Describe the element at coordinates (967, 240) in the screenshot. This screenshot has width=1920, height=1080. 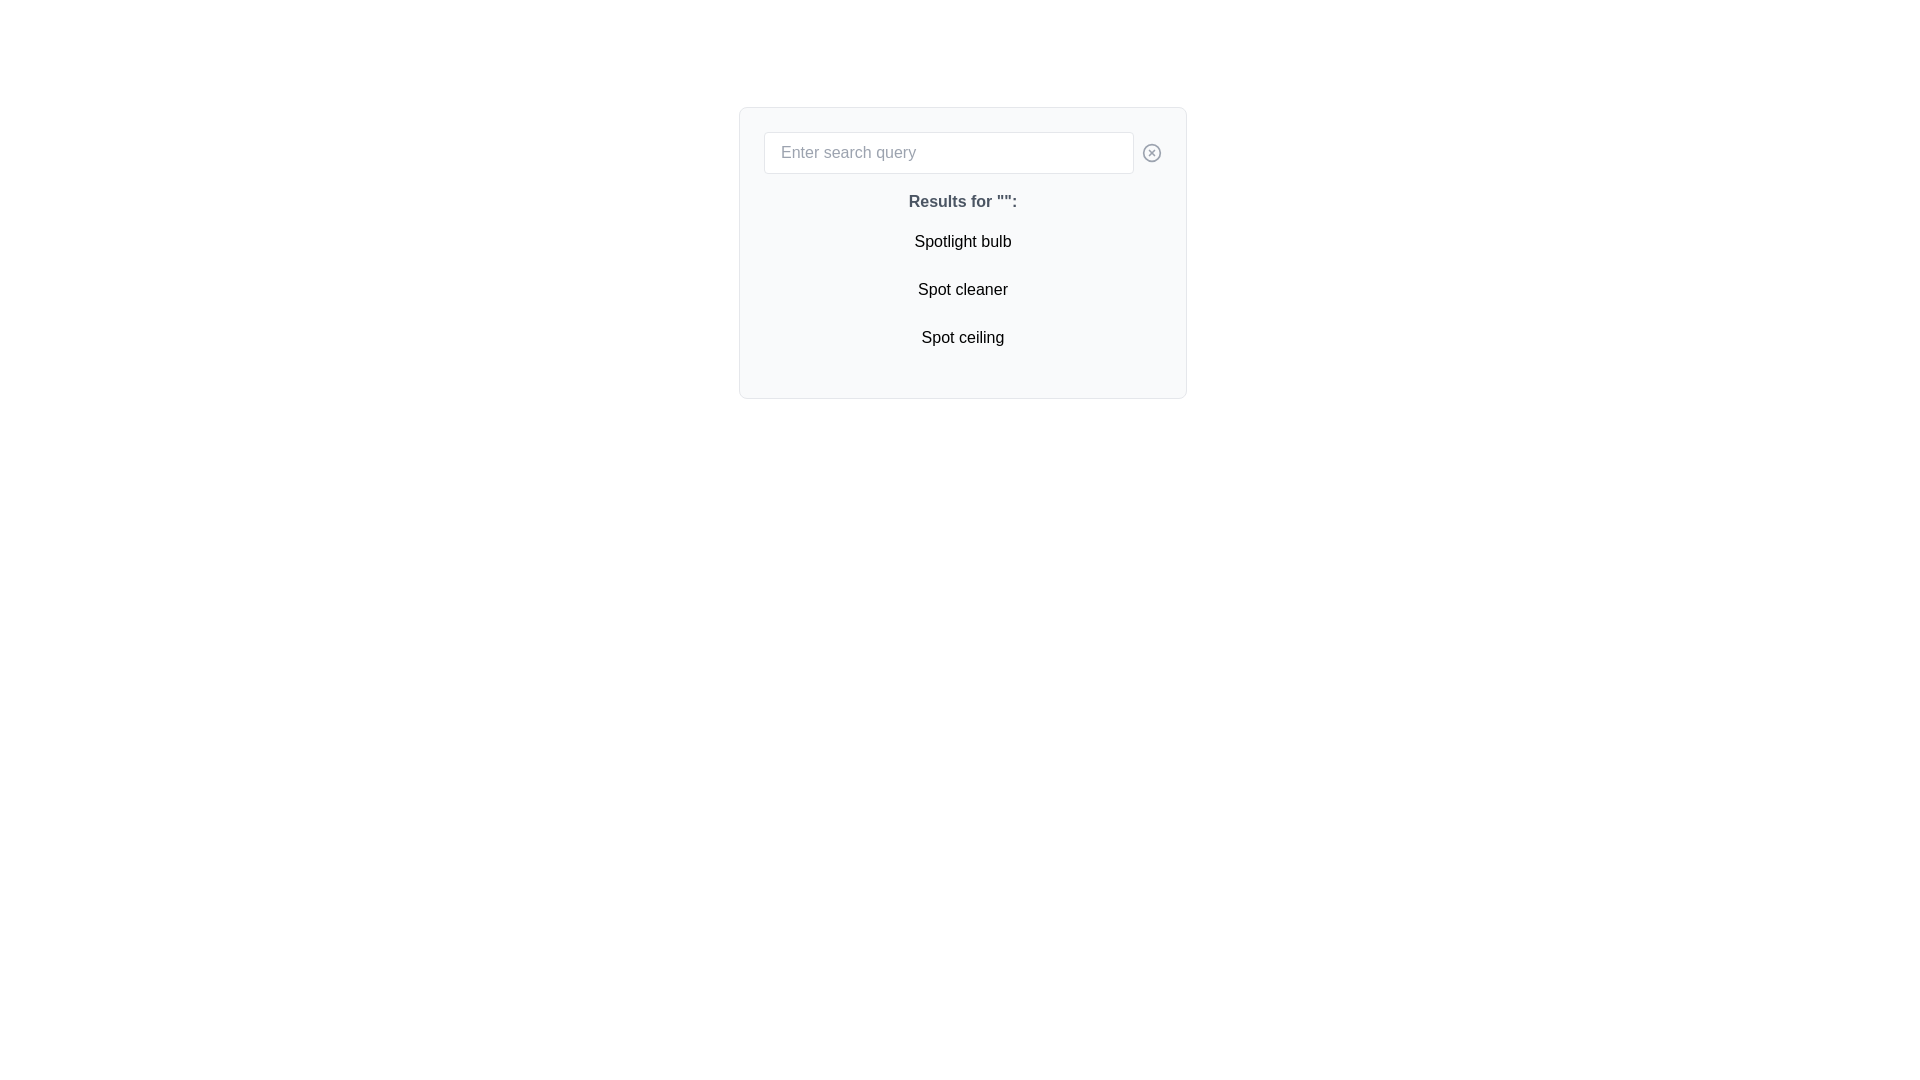
I see `the character 'h' in the dropdown list option that forms the word 'Spotlight bulb', specifically the 14th character of the phrase` at that location.